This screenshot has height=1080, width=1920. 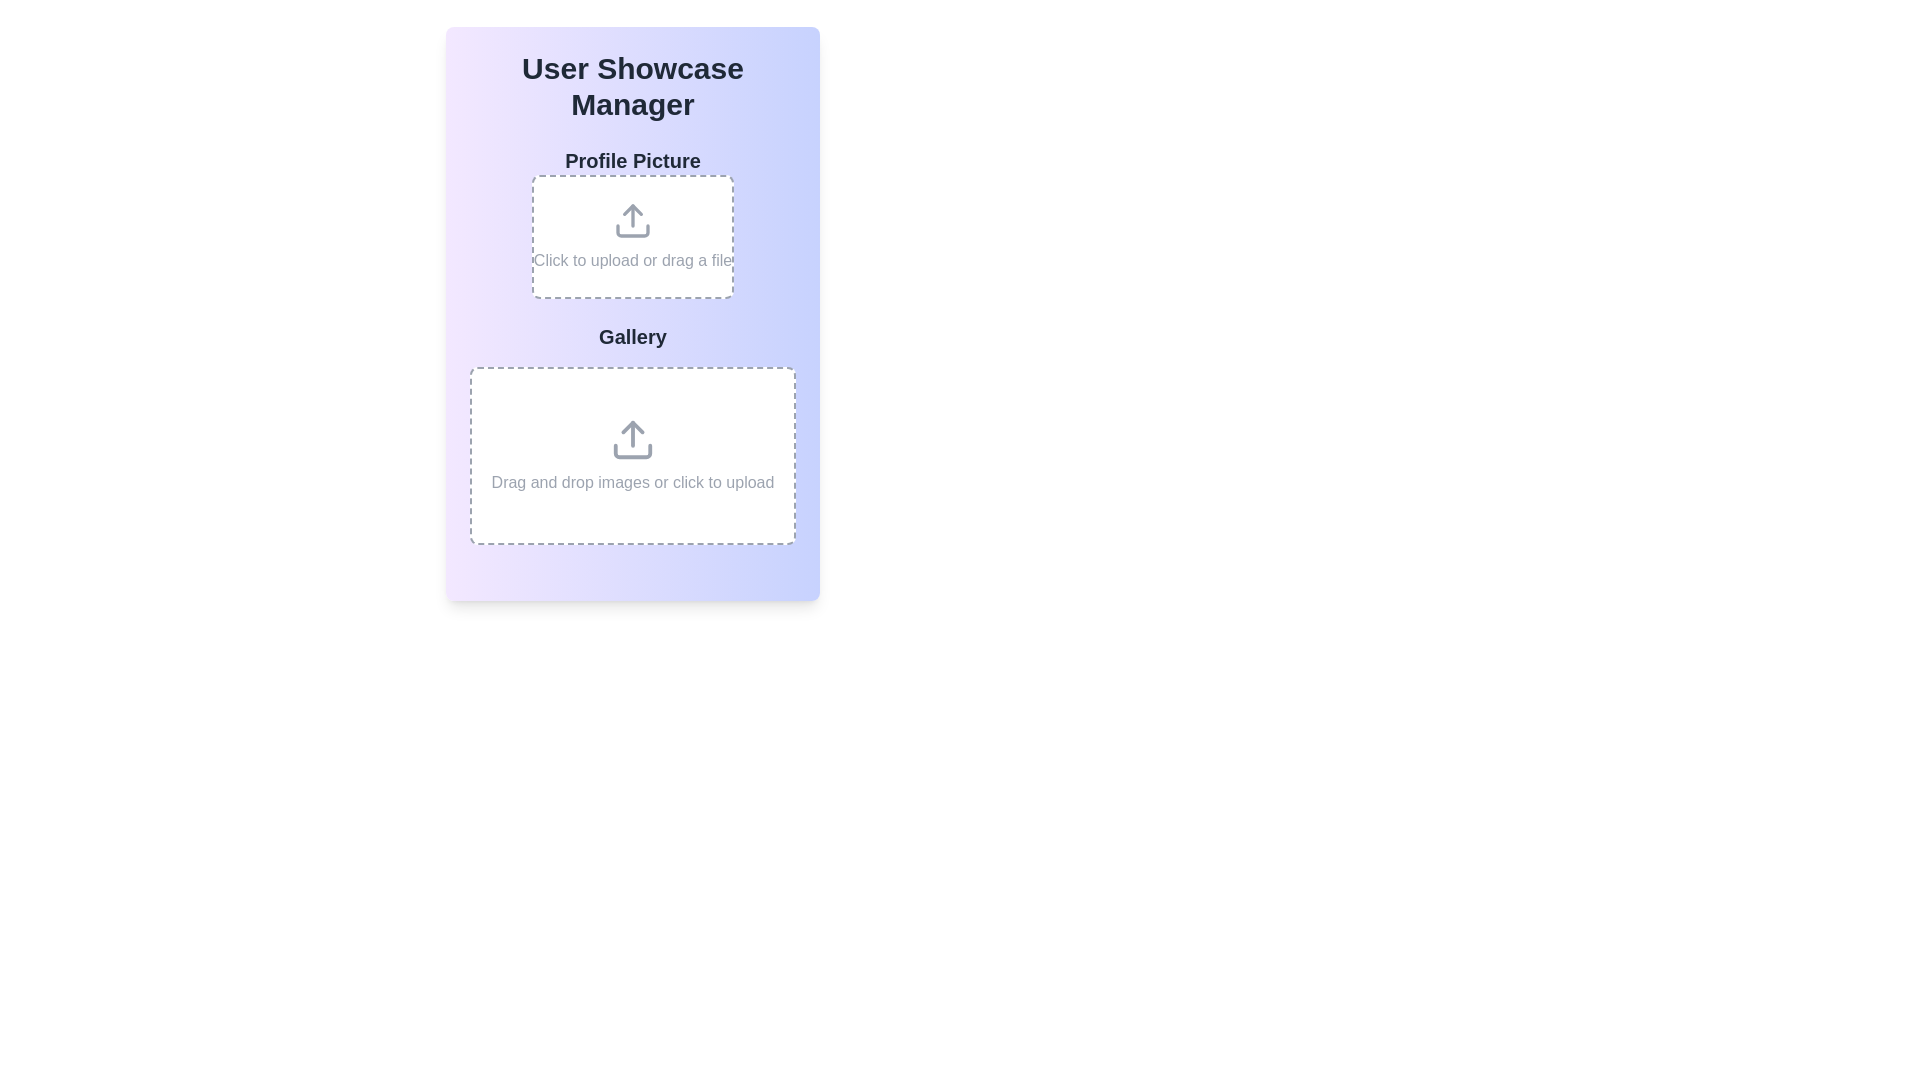 I want to click on and drop files into the Interactive file upload area located below the 'Gallery' title, which has a dashed border and rounded corners, and contains an upload icon and the text 'Drag and drop images or click, so click(x=632, y=455).